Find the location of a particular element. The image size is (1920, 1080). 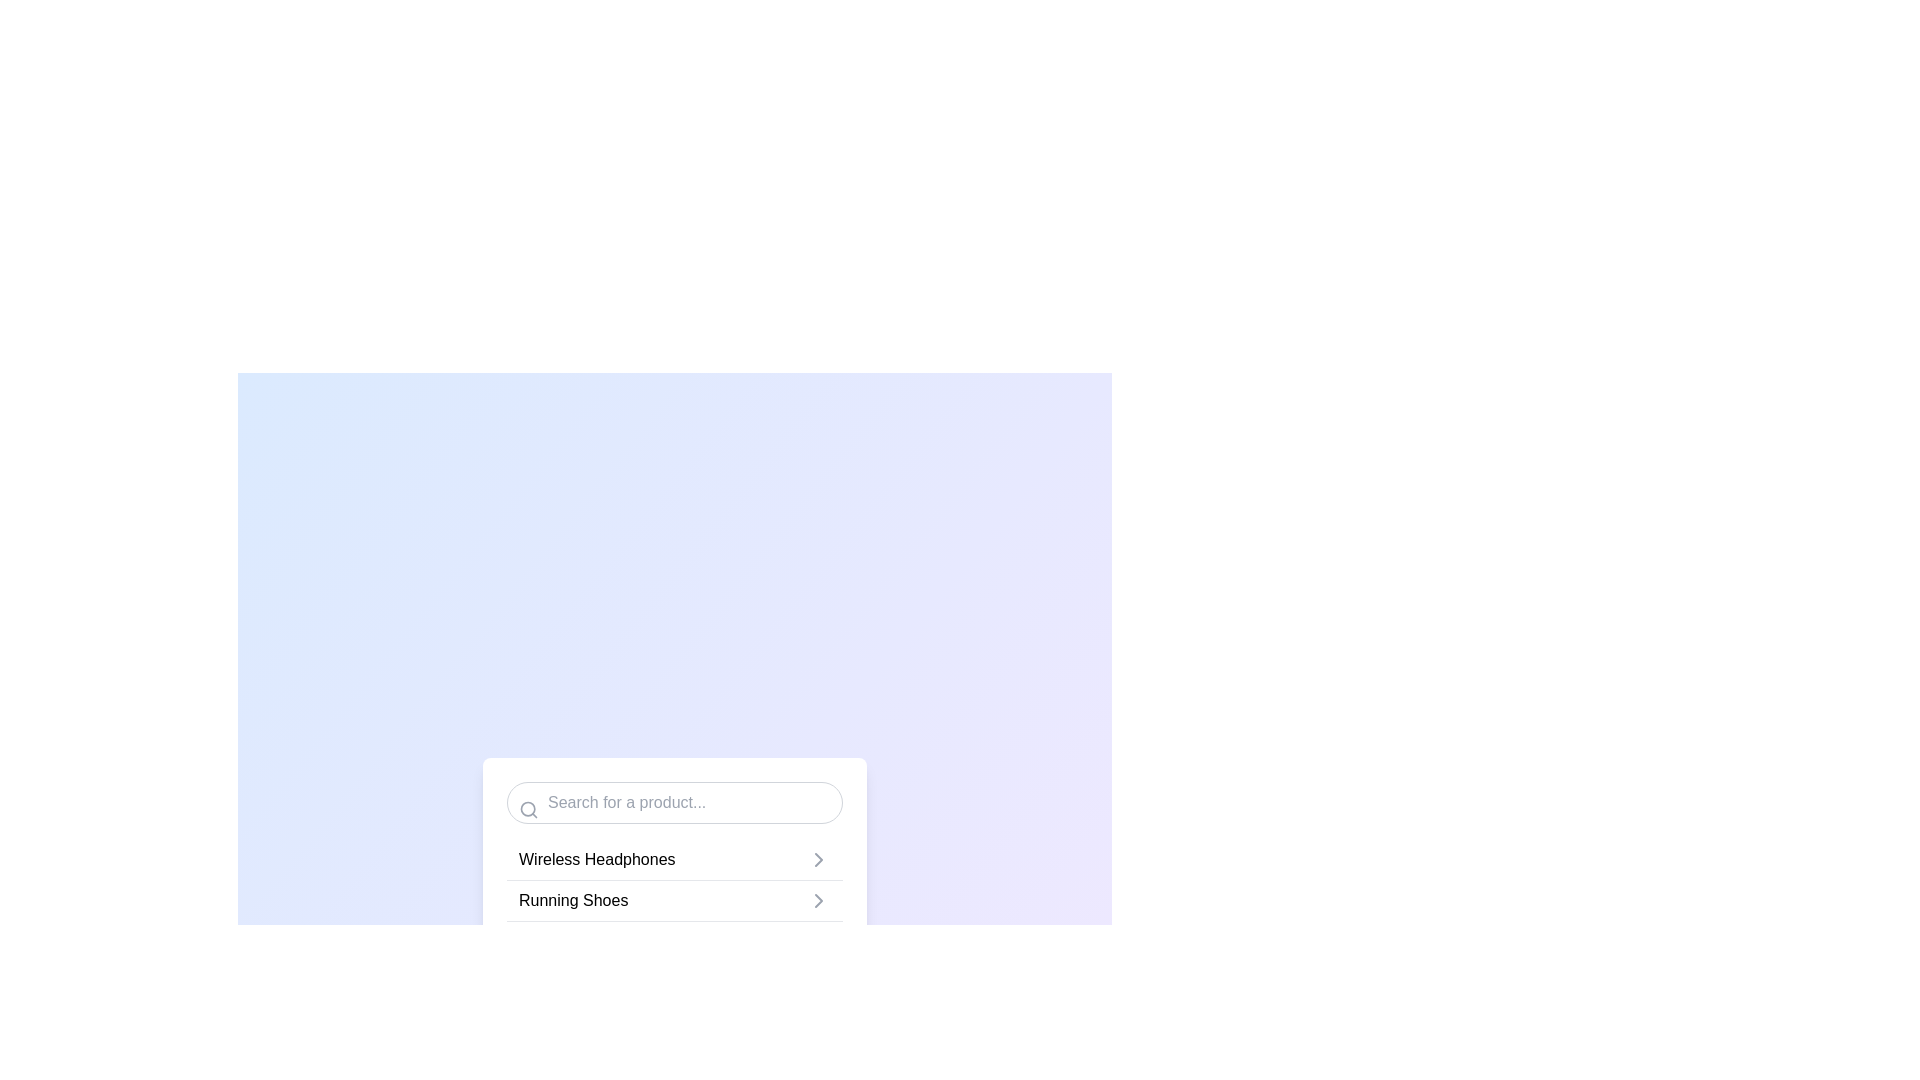

the 'Running Shoes' list item is located at coordinates (675, 913).